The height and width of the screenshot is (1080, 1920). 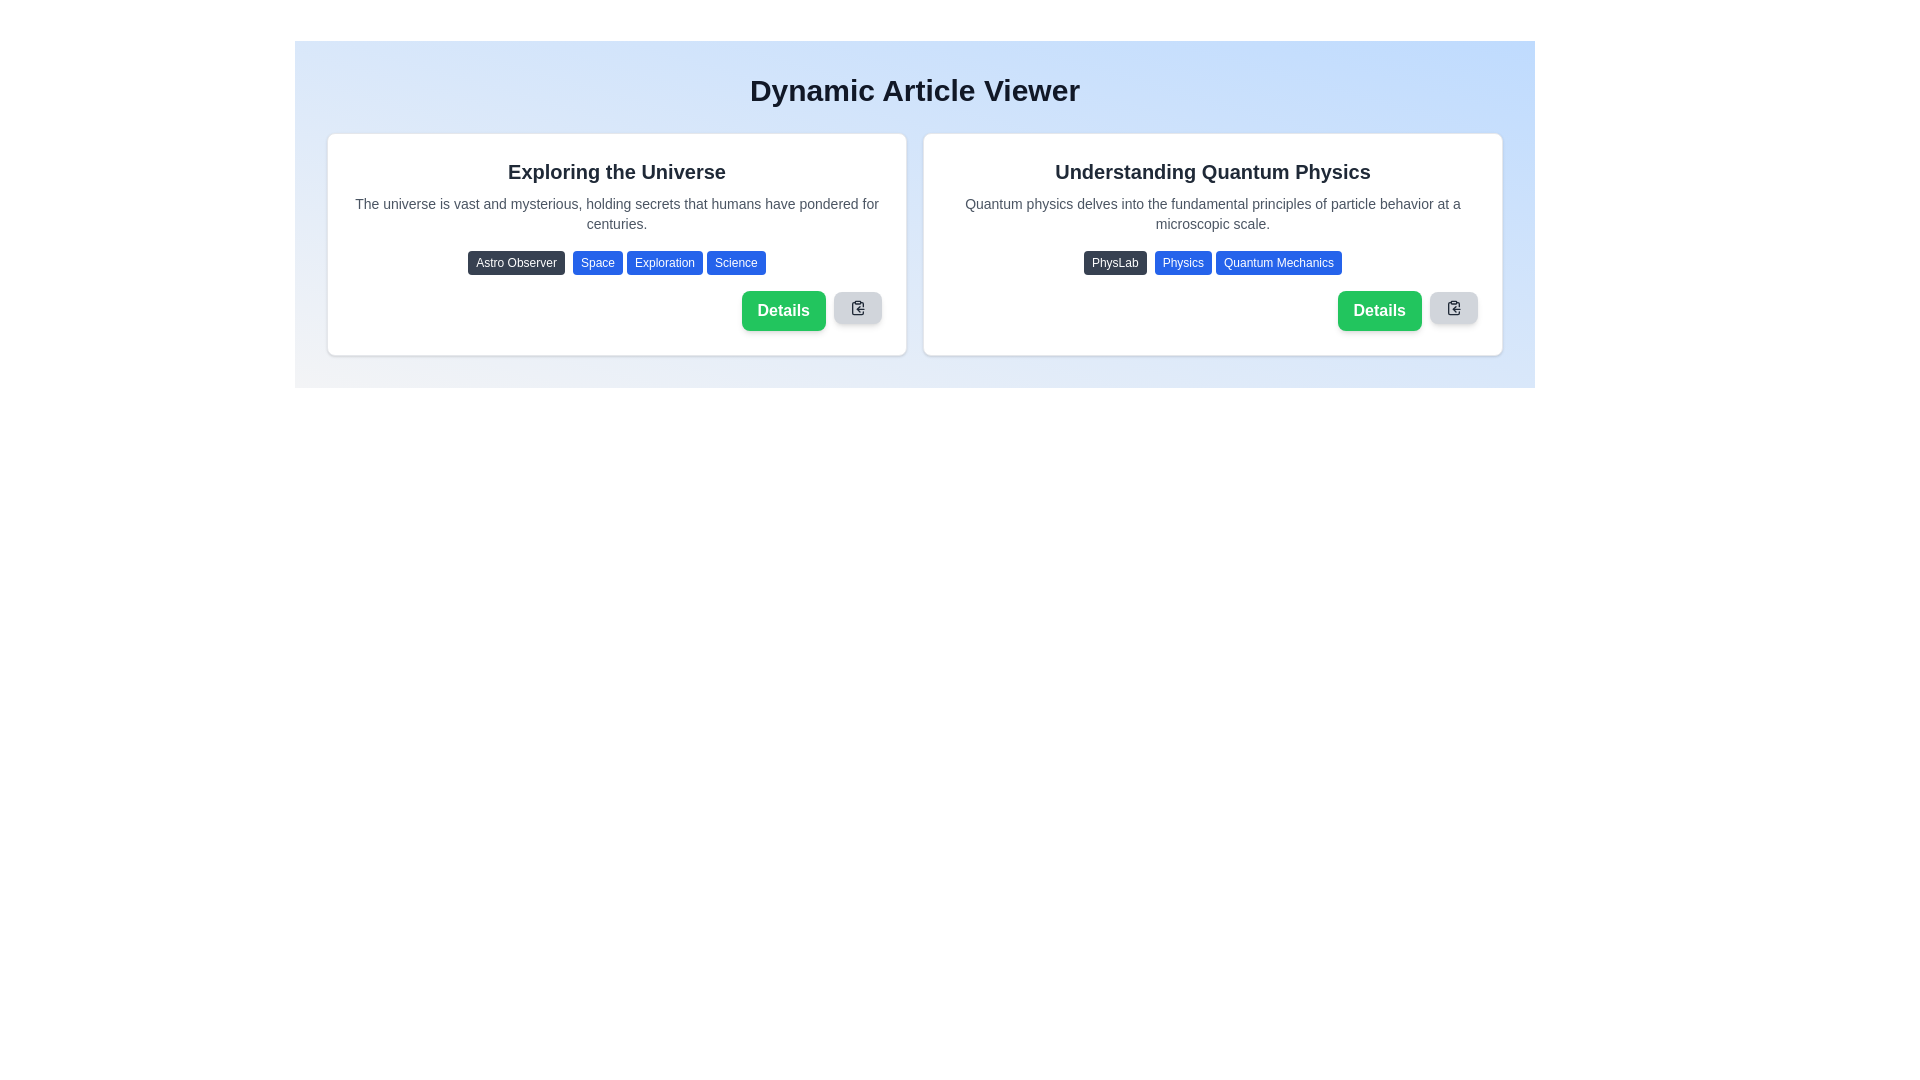 What do you see at coordinates (1454, 308) in the screenshot?
I see `the clipboard-shaped icon with a gray outline located on the rightmost button of the article 'Understanding Quantum Physics'` at bounding box center [1454, 308].